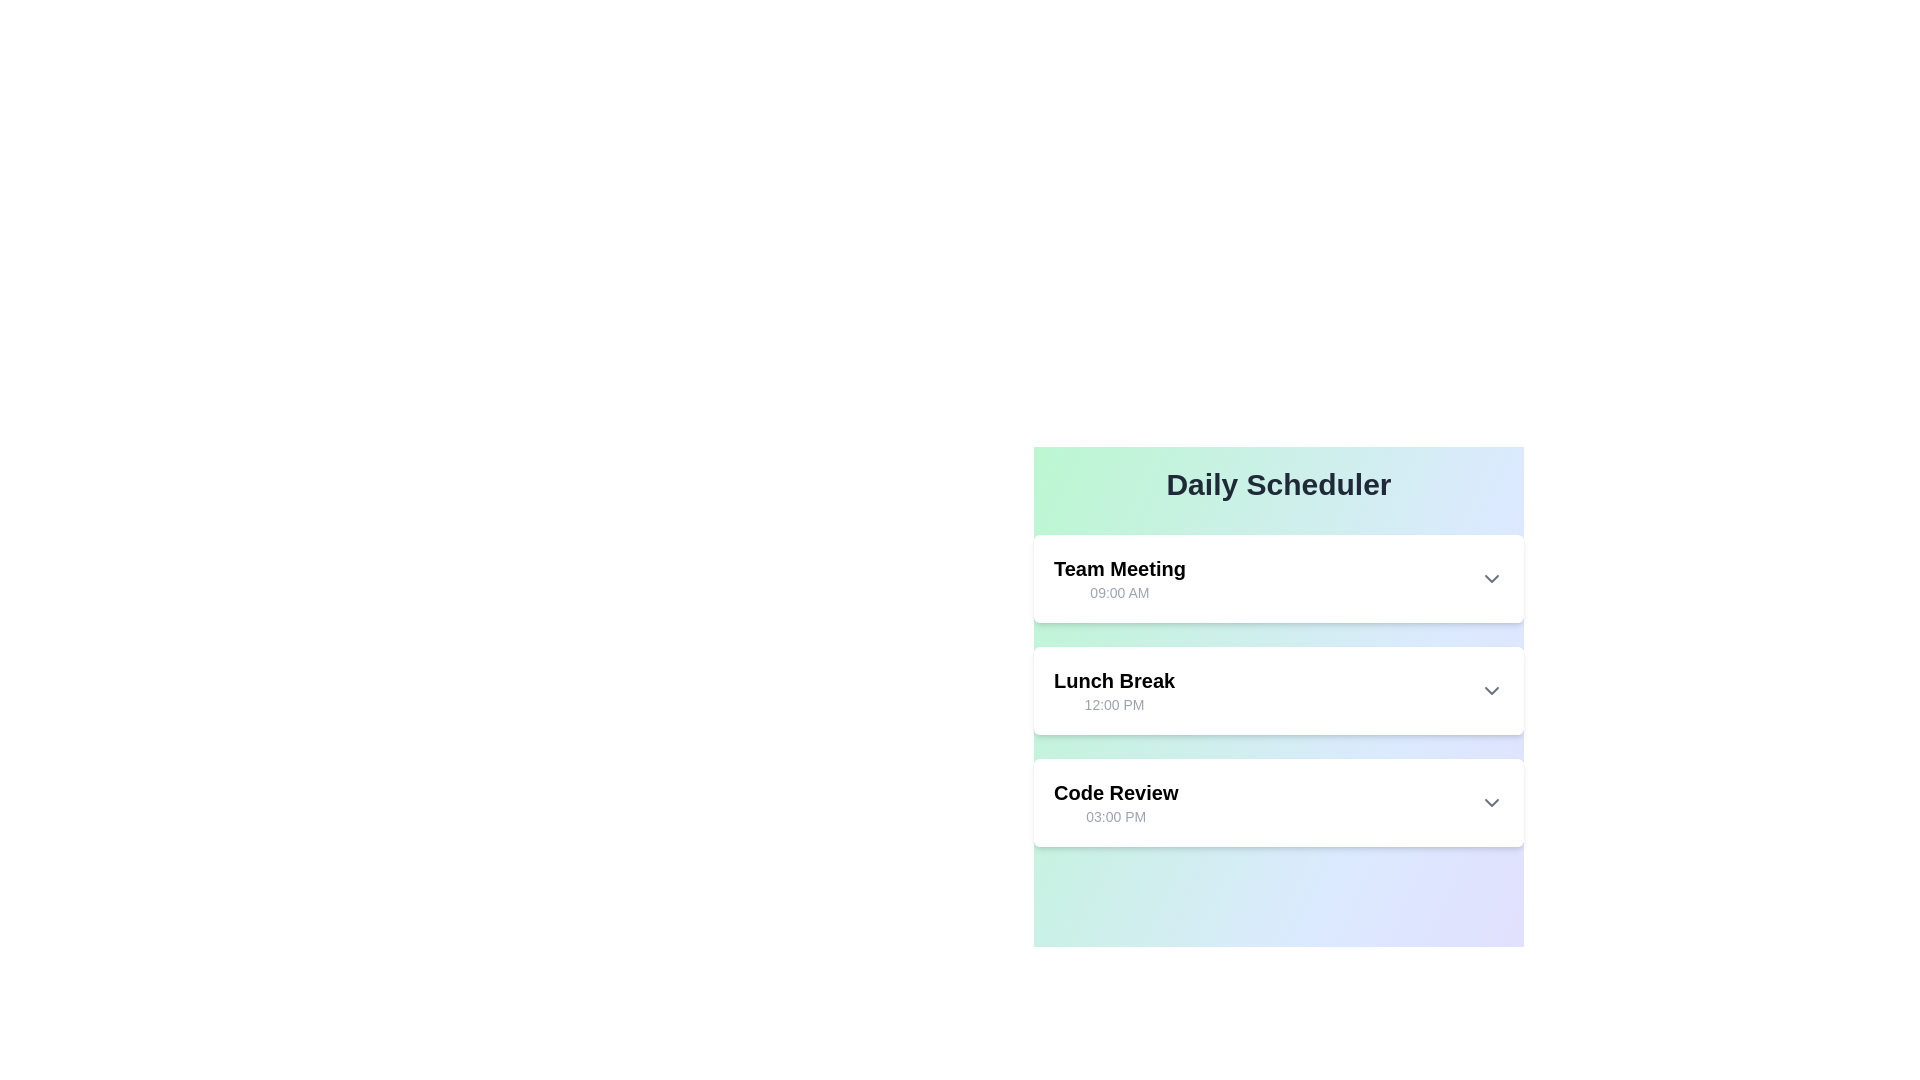 The image size is (1920, 1080). Describe the element at coordinates (1118, 569) in the screenshot. I see `the 'Team Meeting' text label located at the top of the first entry in the 'Daily Scheduler' list, which indicates the scheduled activity` at that location.